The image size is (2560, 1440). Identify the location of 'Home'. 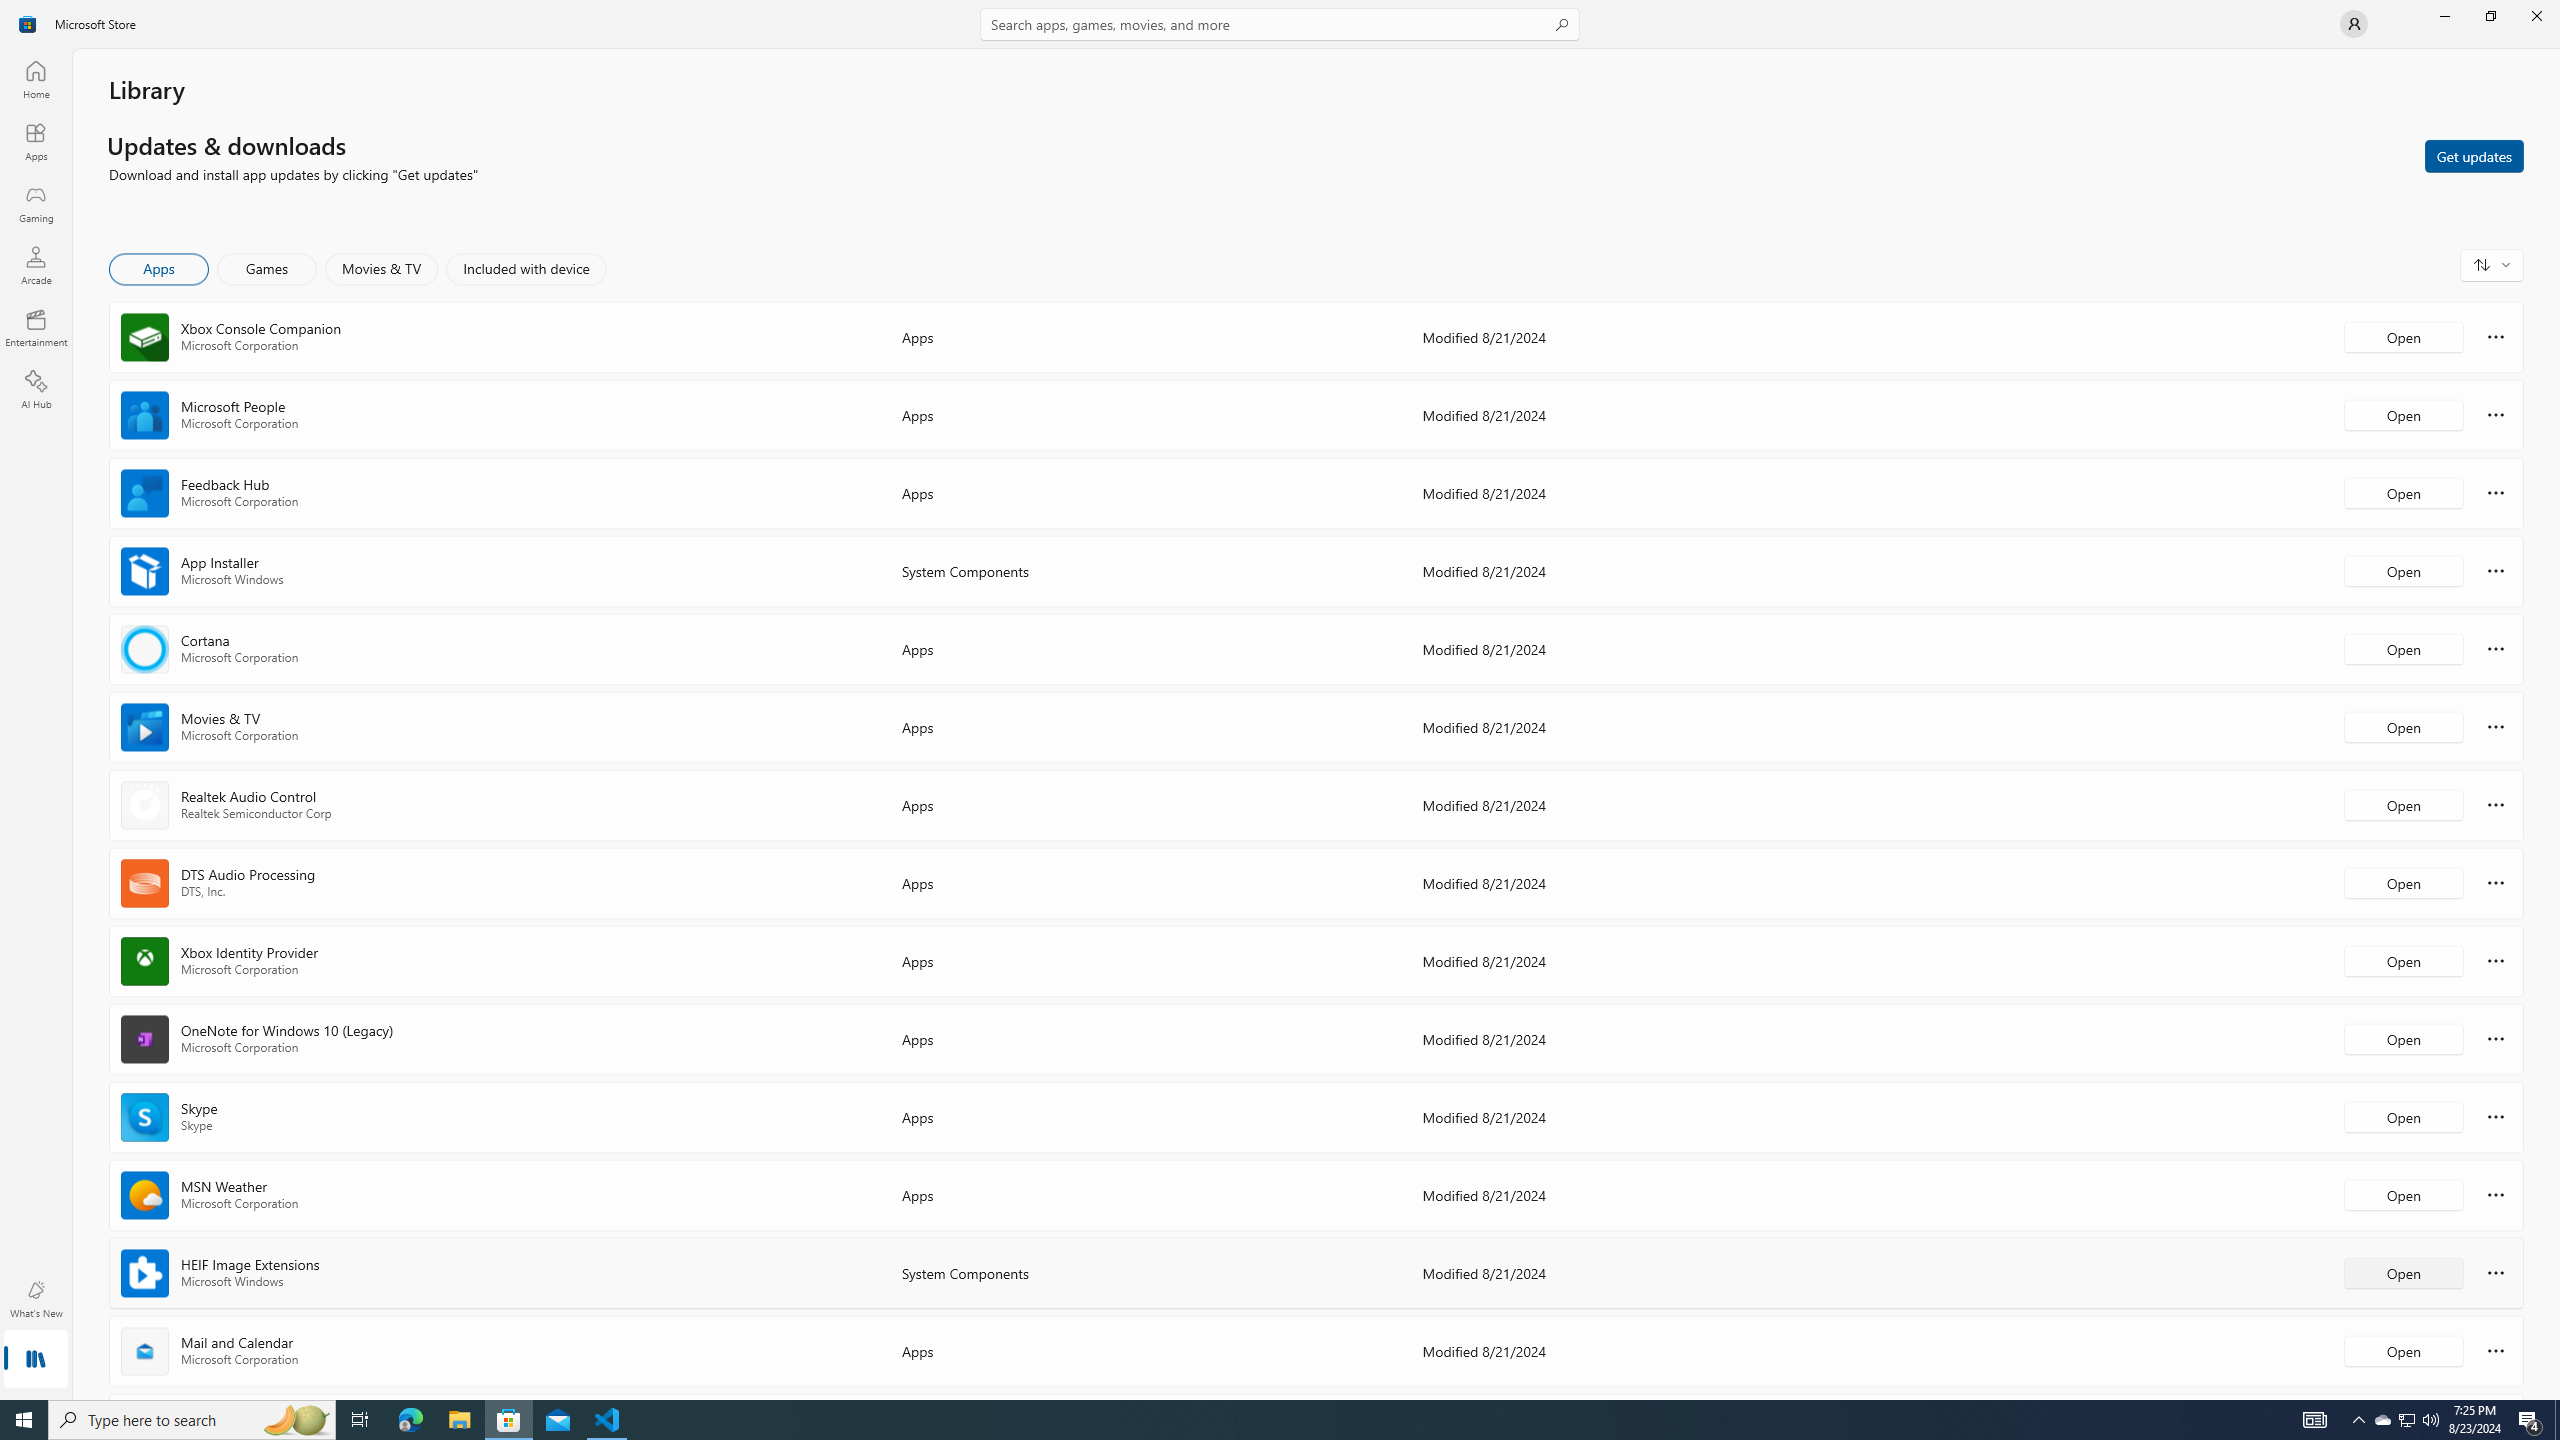
(34, 78).